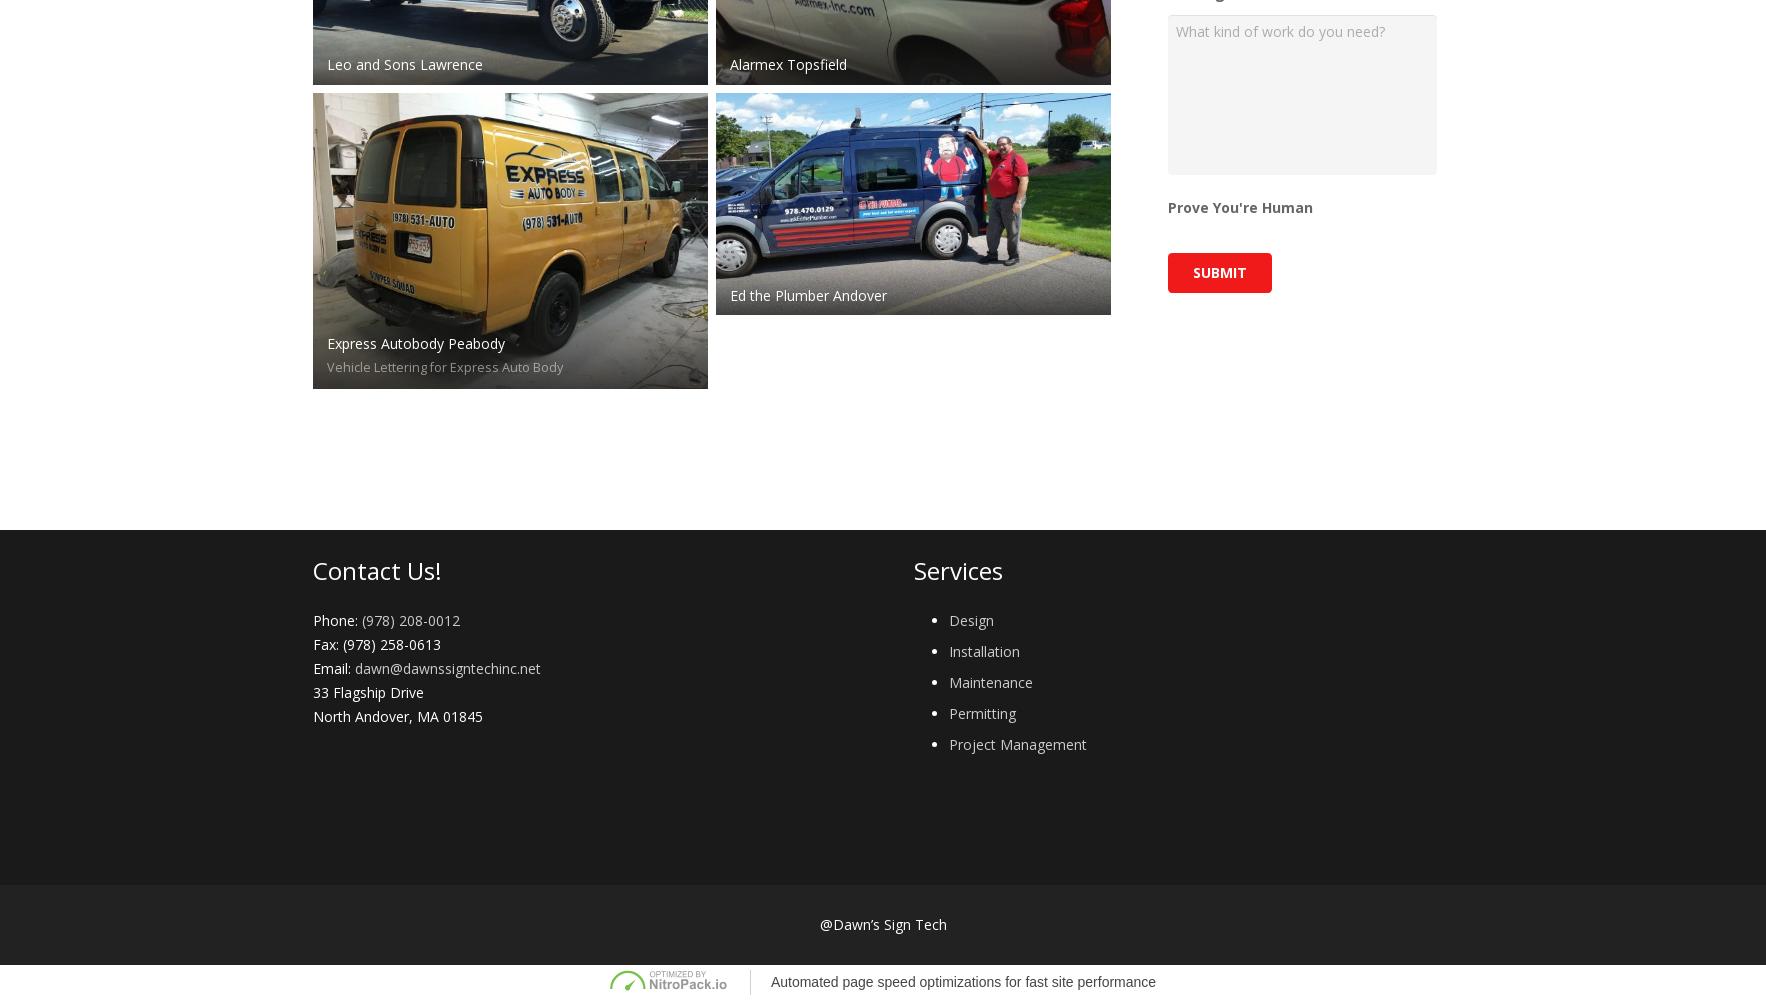 The width and height of the screenshot is (1766, 1000). Describe the element at coordinates (409, 618) in the screenshot. I see `'(978) 208-0012'` at that location.